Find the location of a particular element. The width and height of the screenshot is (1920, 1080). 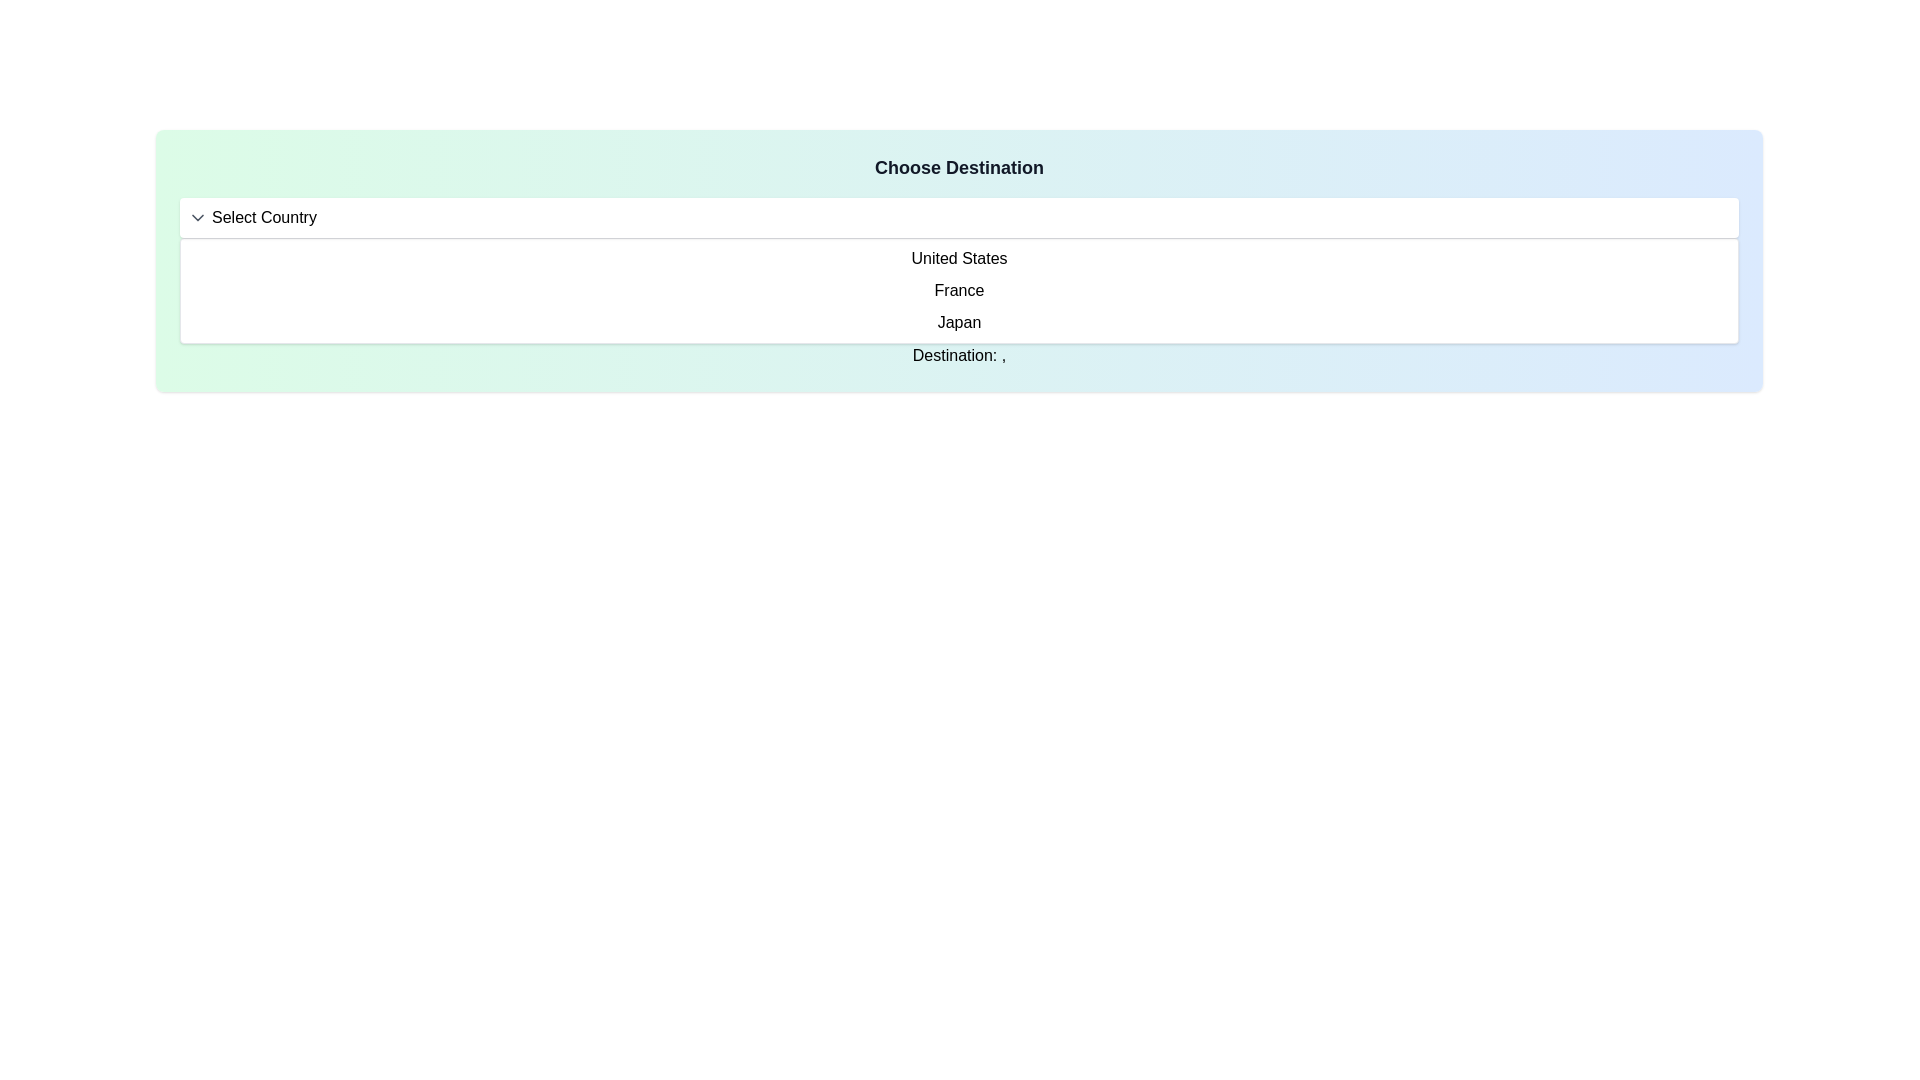

text content of the label located at the bottom of the rounded rectangular UI card with a gradient background, which is positioned below the country names section is located at coordinates (958, 354).